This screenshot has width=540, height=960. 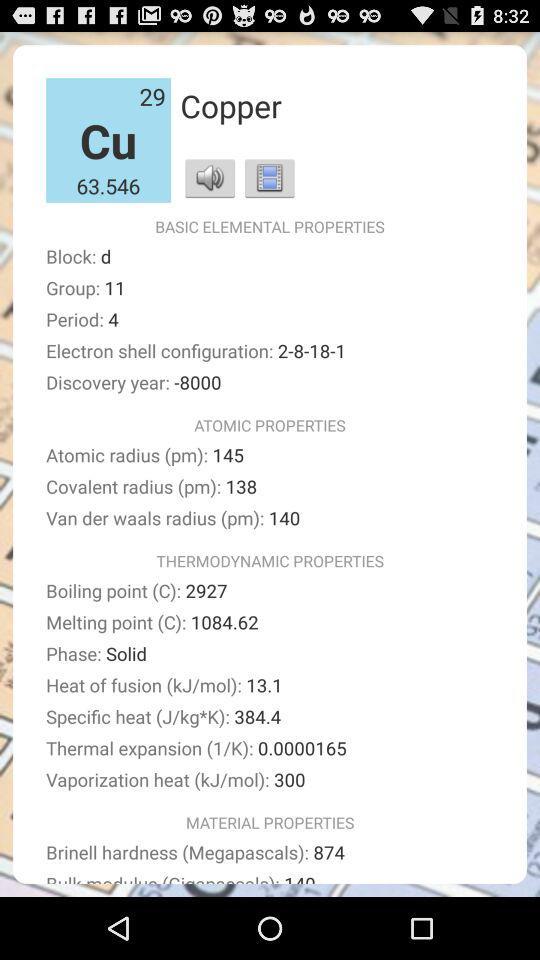 I want to click on sound icon, so click(x=209, y=176).